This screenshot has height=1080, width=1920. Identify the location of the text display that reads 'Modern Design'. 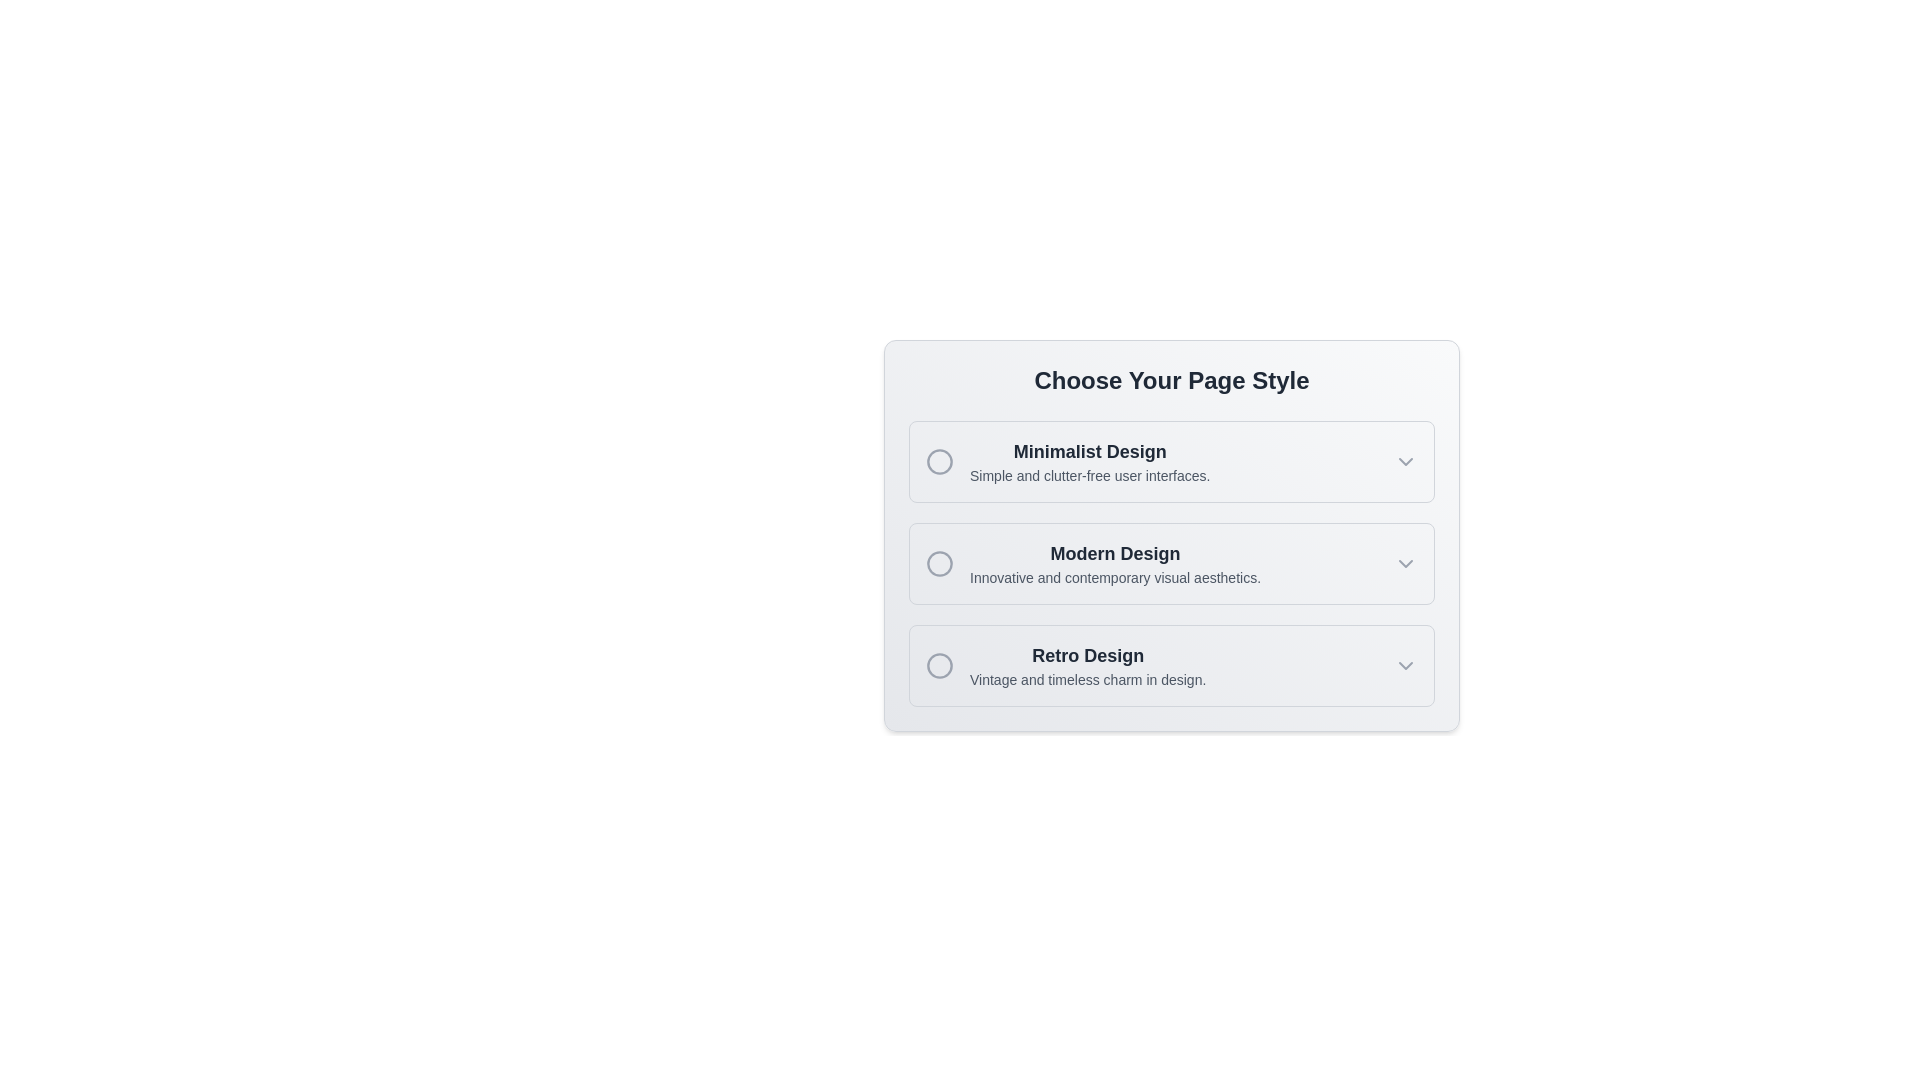
(1114, 563).